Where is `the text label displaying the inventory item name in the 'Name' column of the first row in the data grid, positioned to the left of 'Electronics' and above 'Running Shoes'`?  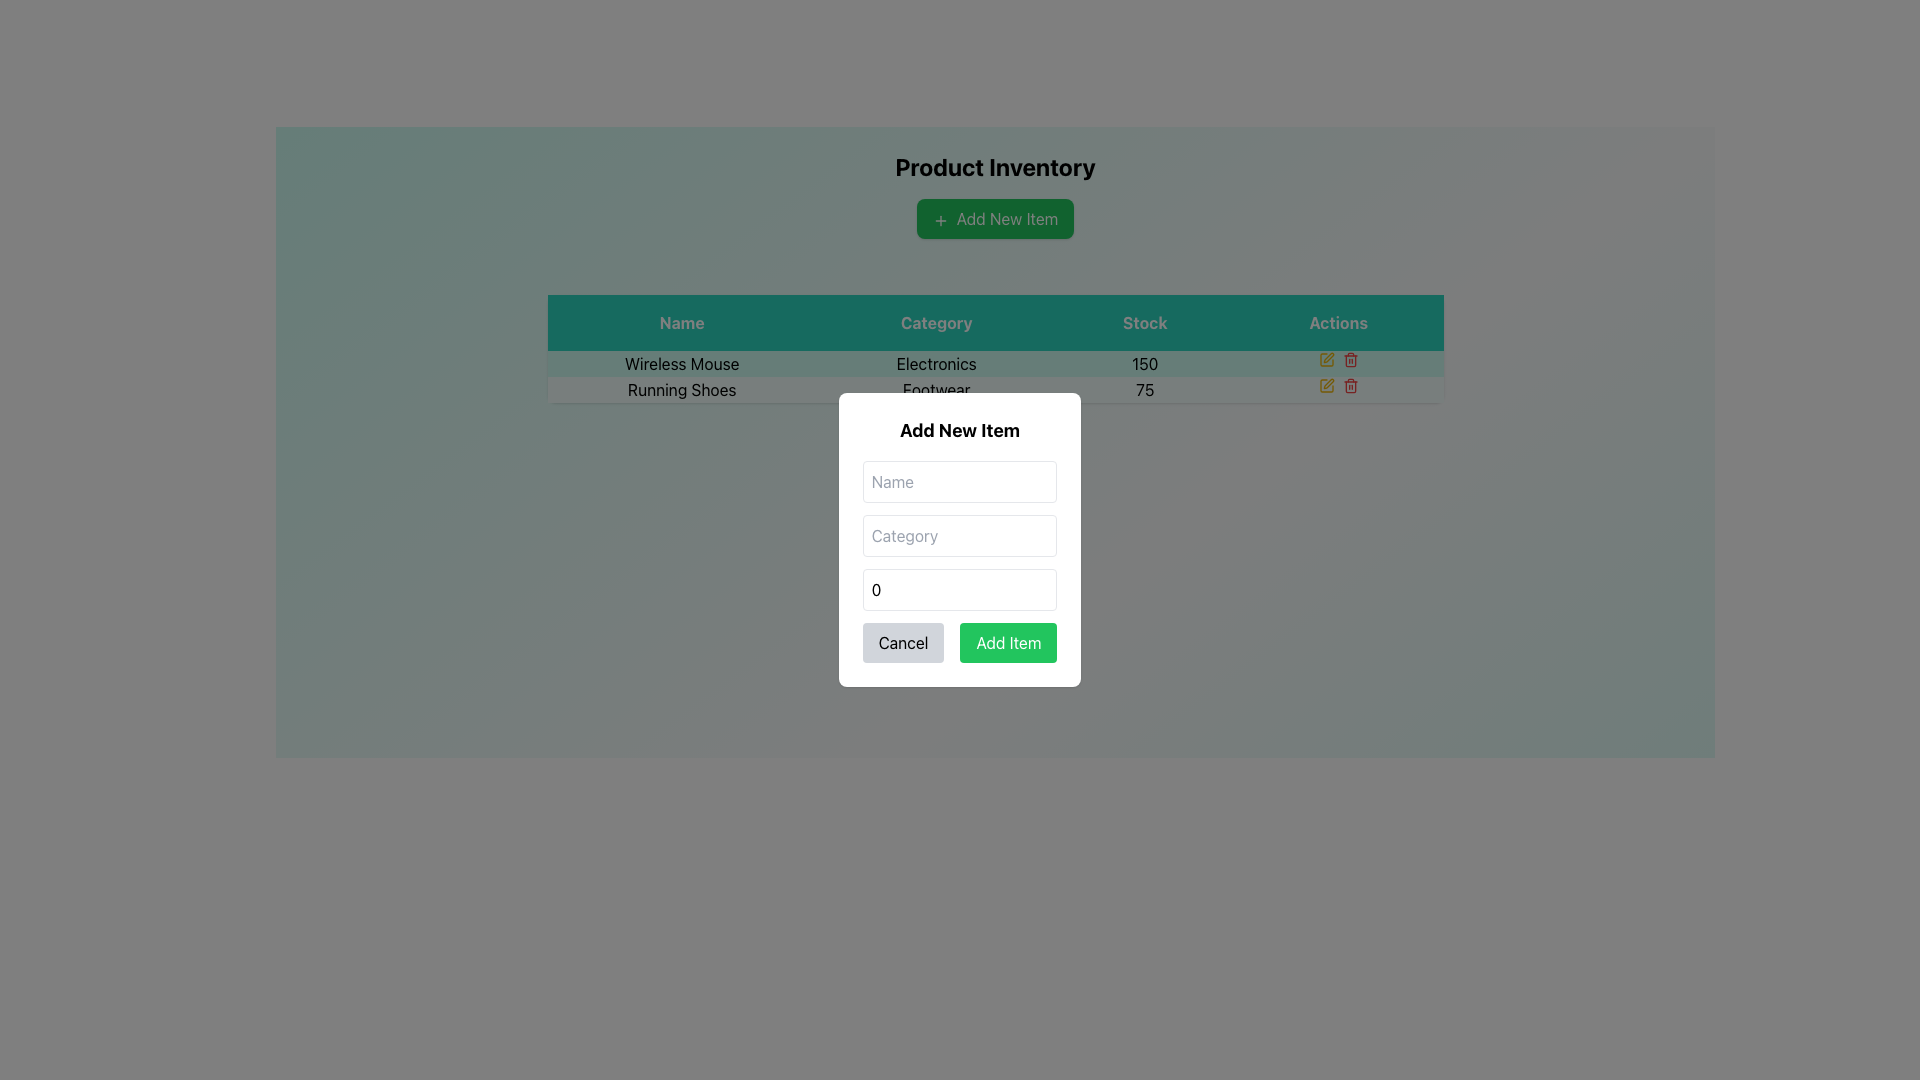
the text label displaying the inventory item name in the 'Name' column of the first row in the data grid, positioned to the left of 'Electronics' and above 'Running Shoes' is located at coordinates (682, 363).